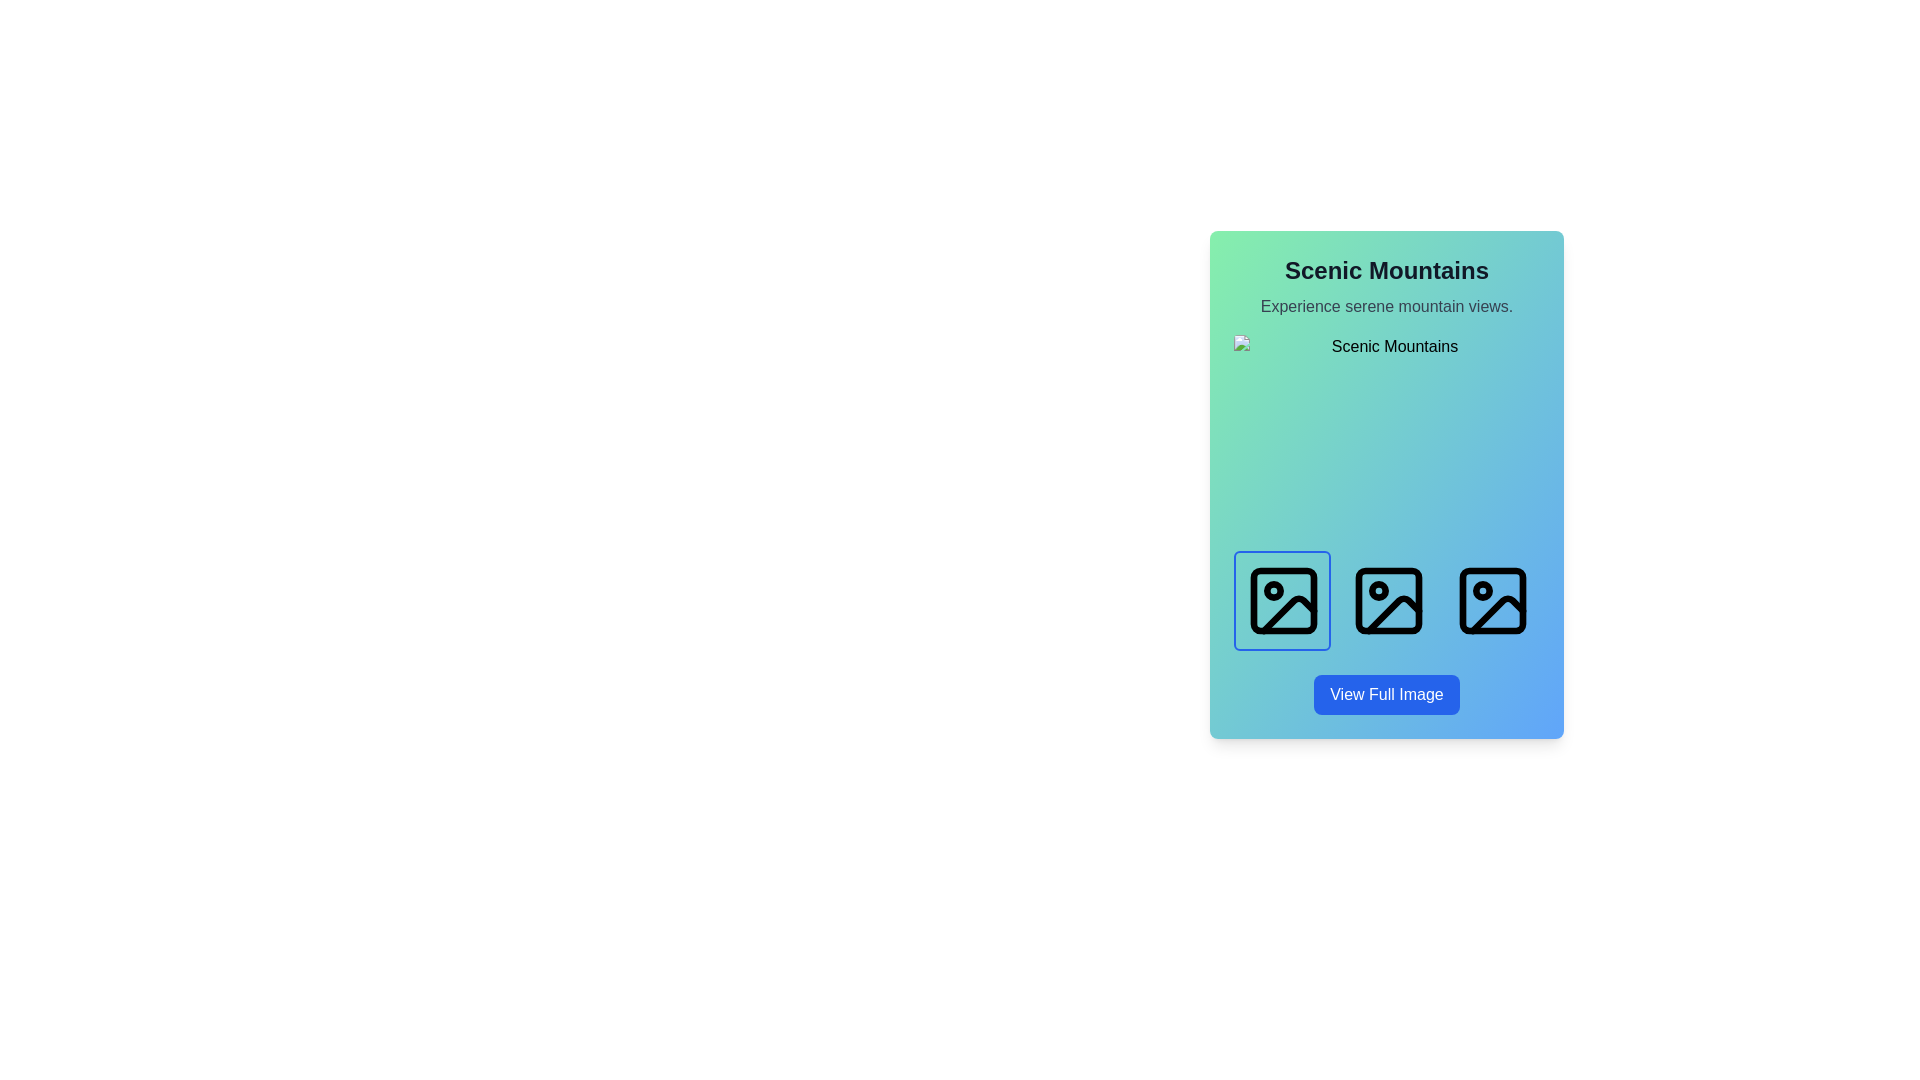 Image resolution: width=1920 pixels, height=1080 pixels. What do you see at coordinates (1377, 589) in the screenshot?
I see `the decorative Circle (SVG element) that marks the second icon in a series of three square image placeholders` at bounding box center [1377, 589].